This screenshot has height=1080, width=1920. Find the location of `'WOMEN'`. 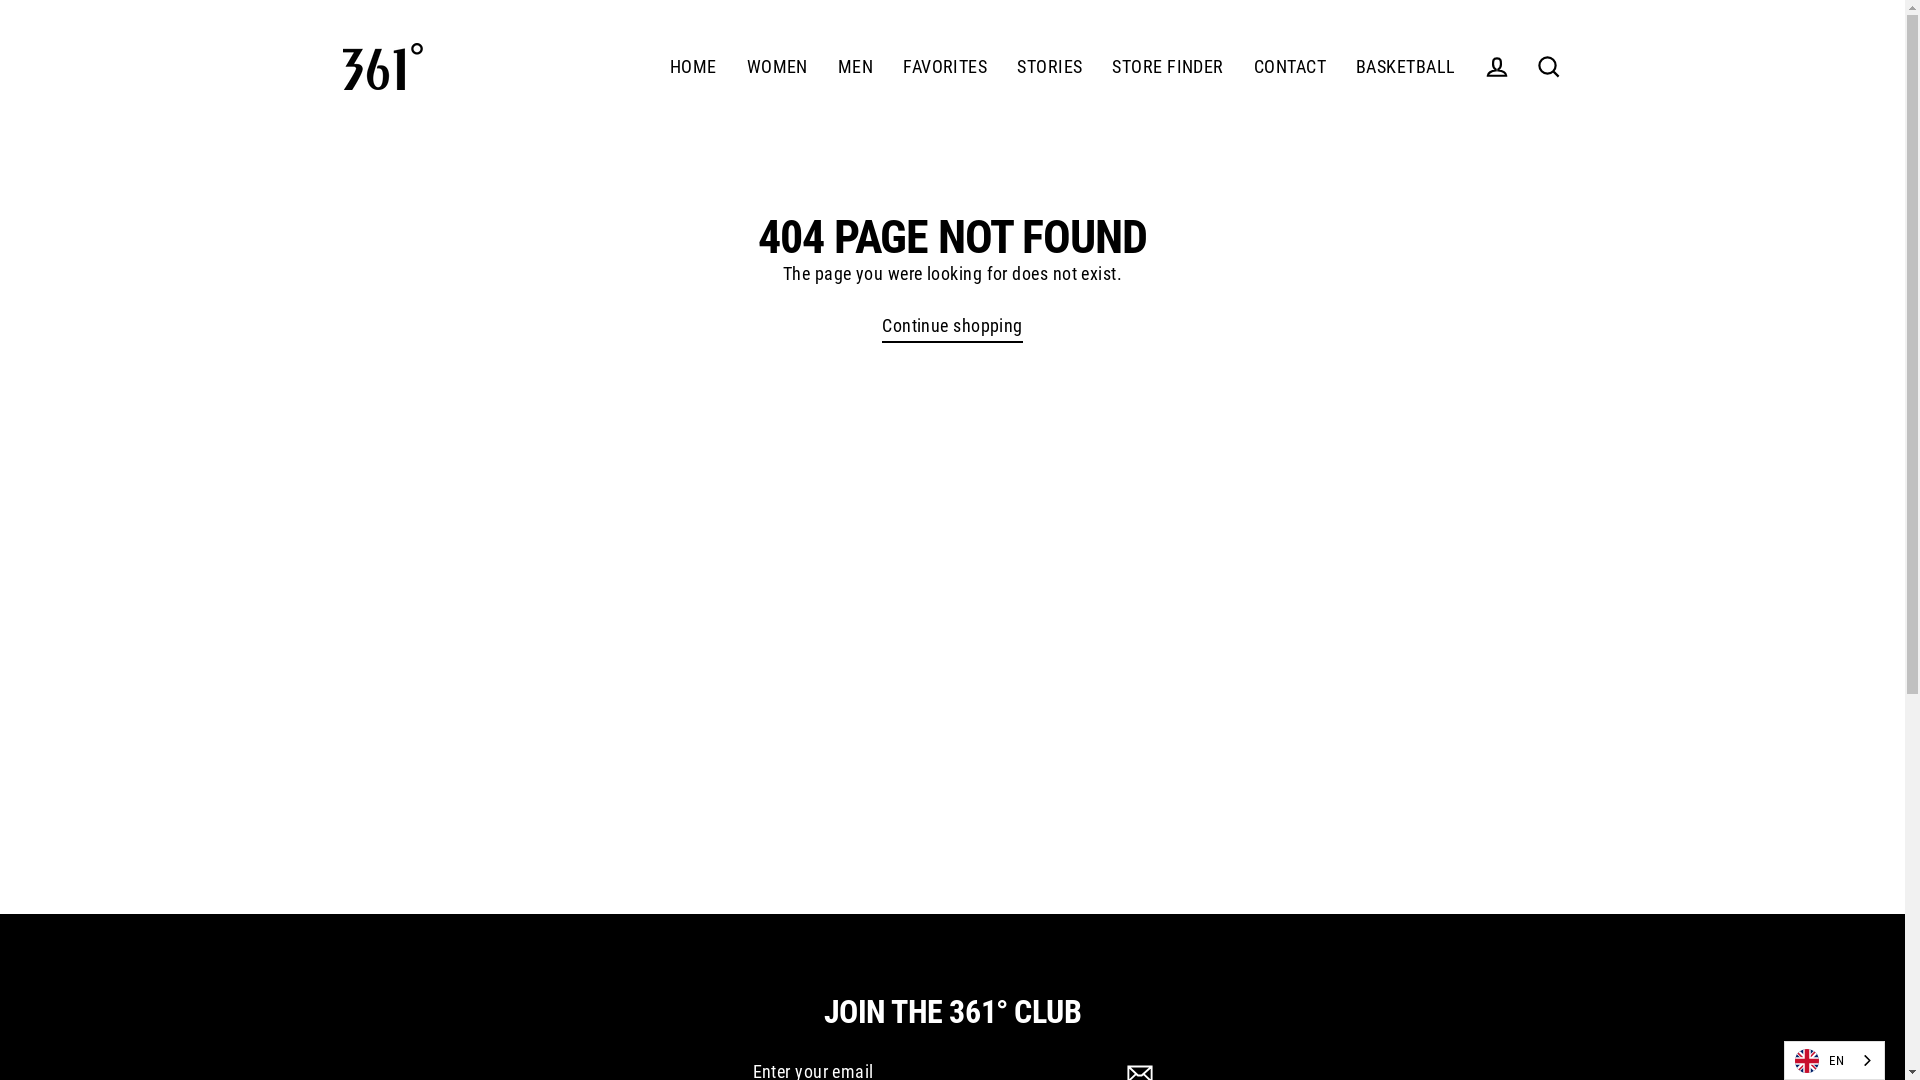

'WOMEN' is located at coordinates (776, 65).